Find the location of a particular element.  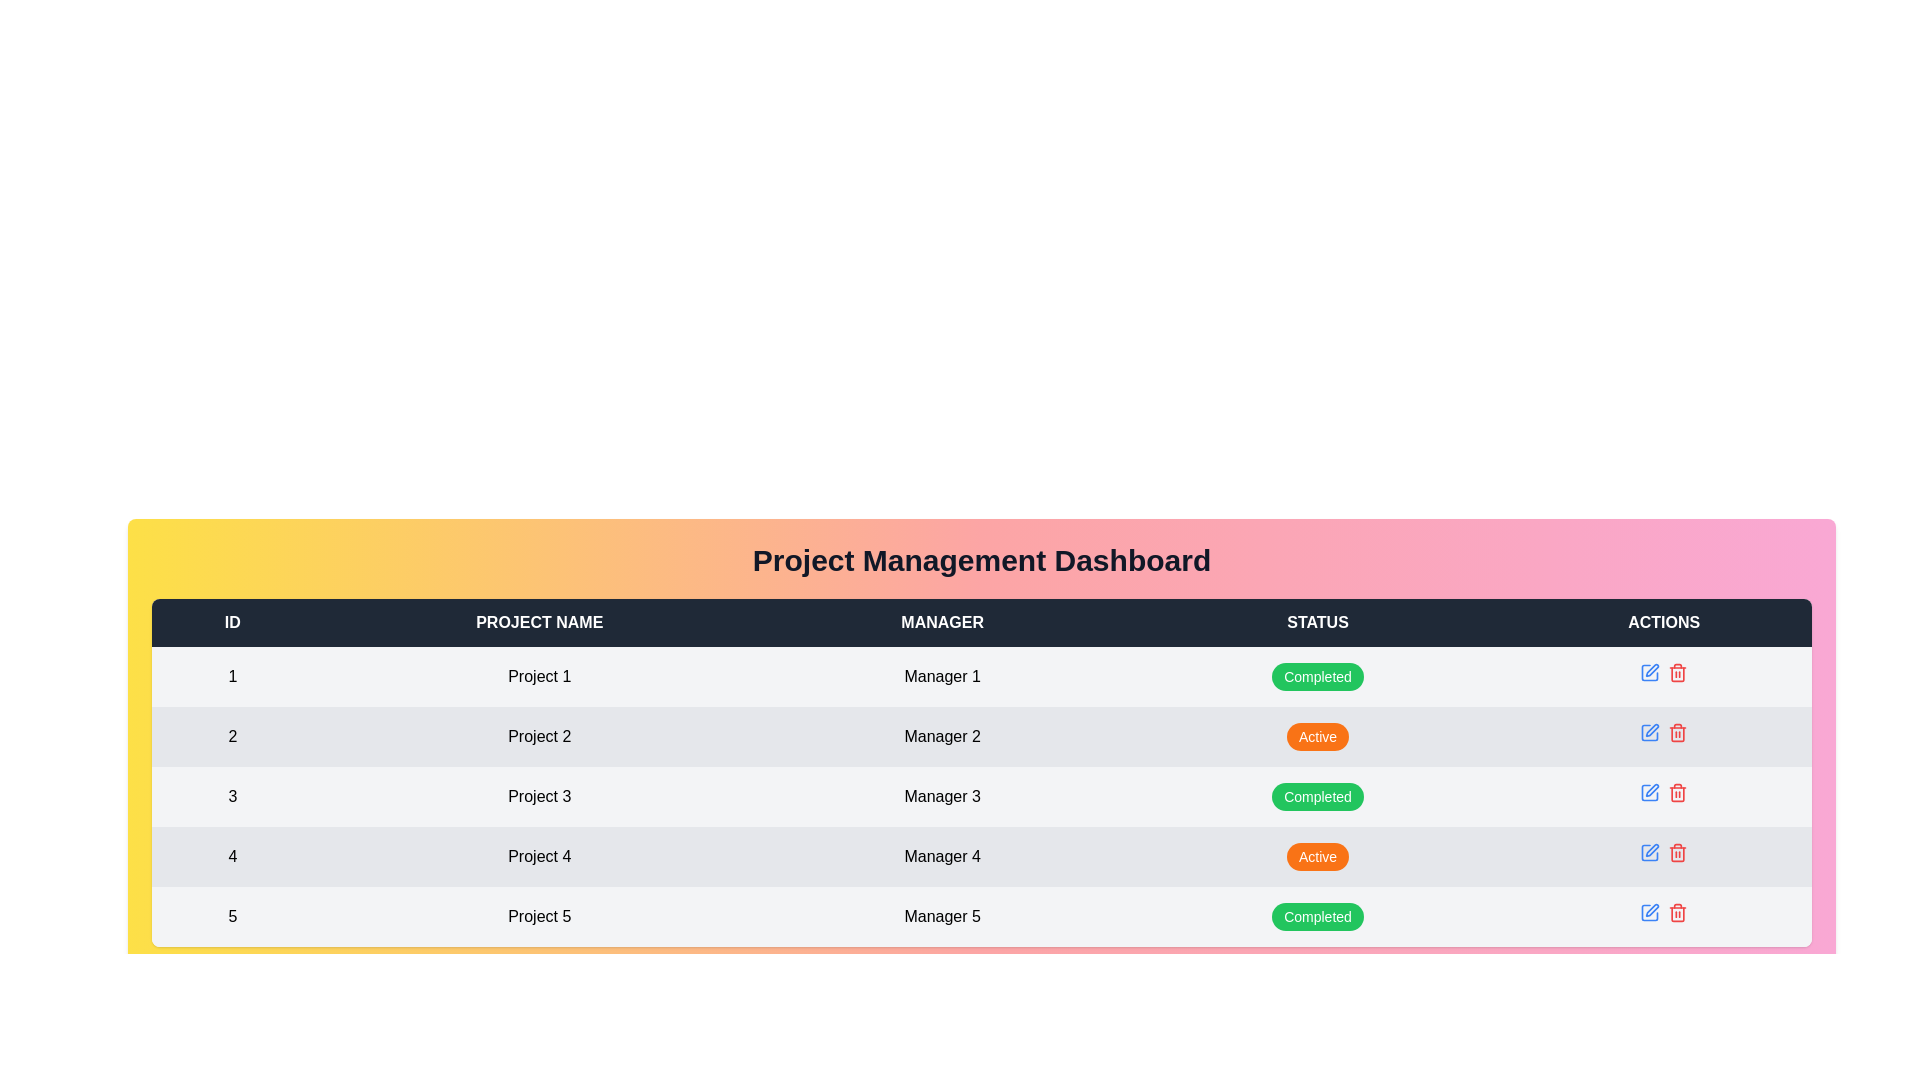

the 'Manager' text label, which is displayed in white on a dark blue rectangular header section, positioned centrally between the 'Project Name' and 'Status' headers at the top of the data table is located at coordinates (941, 622).